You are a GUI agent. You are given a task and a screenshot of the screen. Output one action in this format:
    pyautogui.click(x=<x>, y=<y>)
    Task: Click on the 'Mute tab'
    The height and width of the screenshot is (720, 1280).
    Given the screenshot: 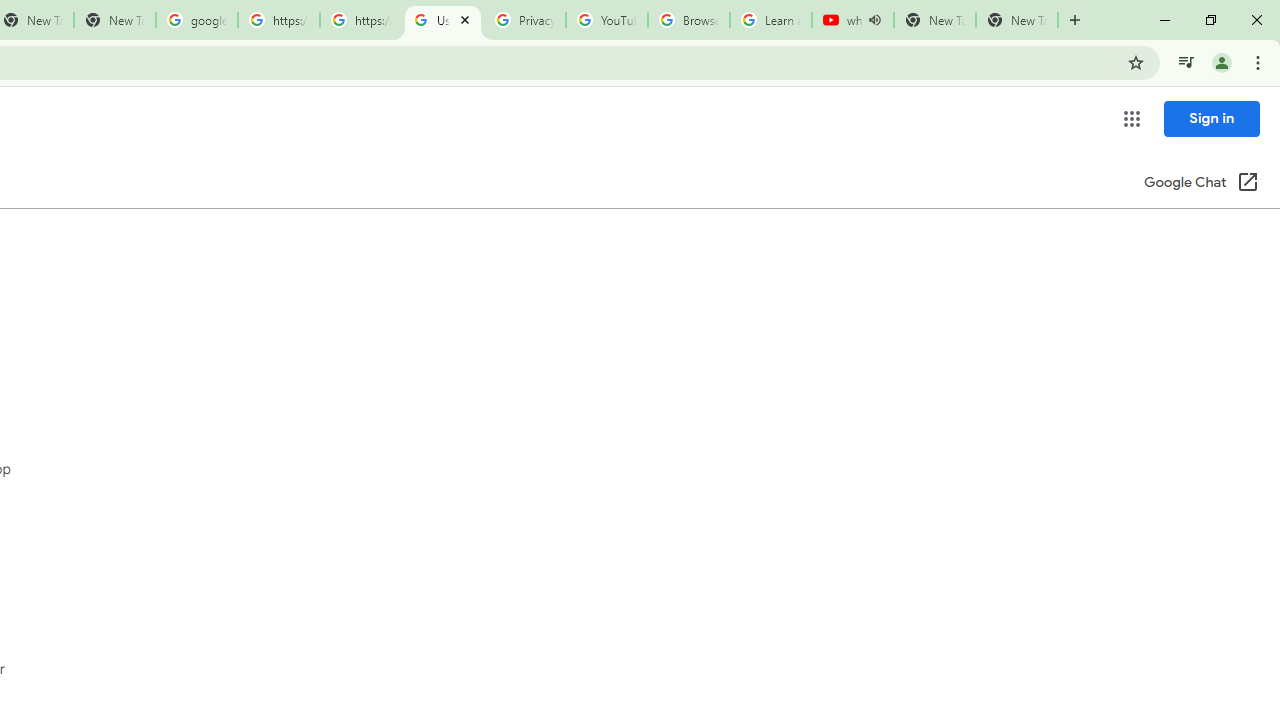 What is the action you would take?
    pyautogui.click(x=874, y=20)
    